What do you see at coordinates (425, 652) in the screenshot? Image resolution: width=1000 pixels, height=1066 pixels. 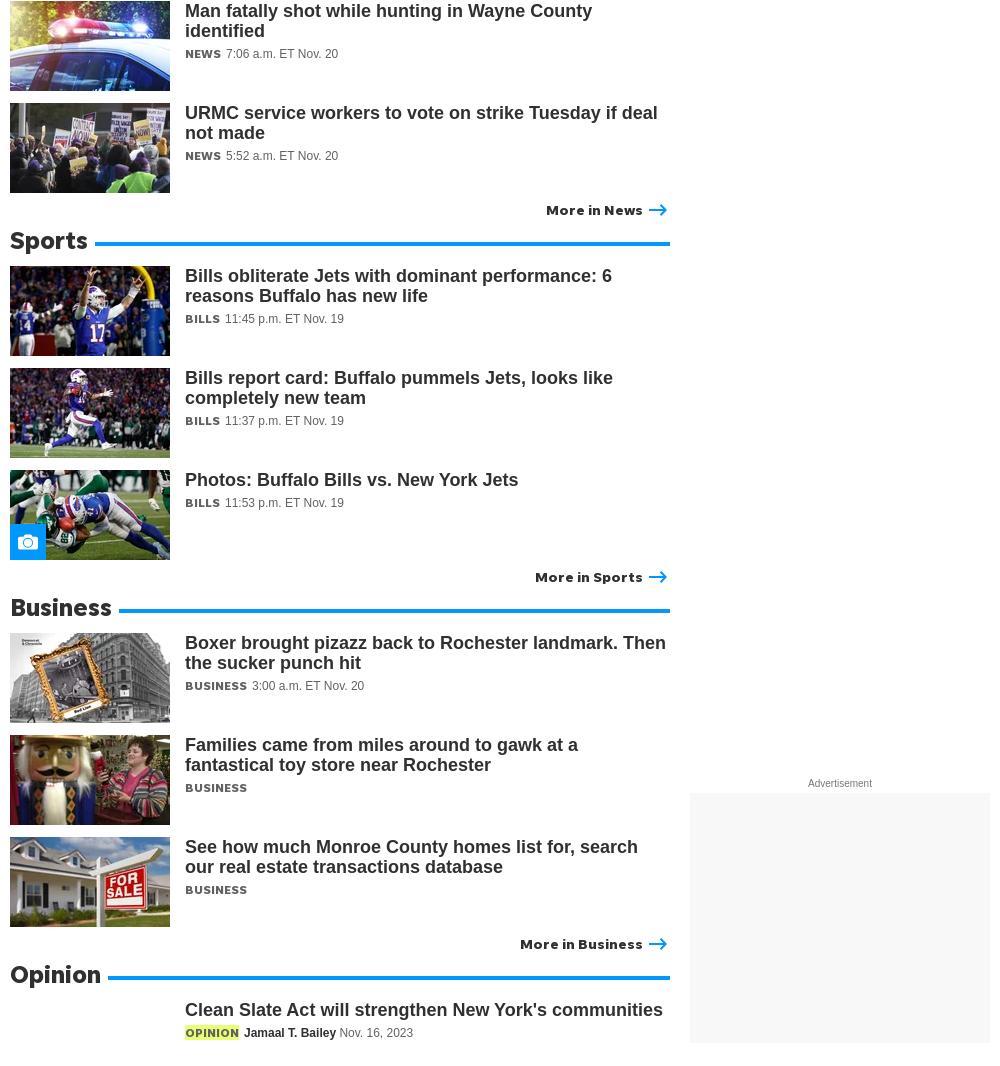 I see `'Boxer brought pizazz back to Rochester landmark. Then the sucker punch hit'` at bounding box center [425, 652].